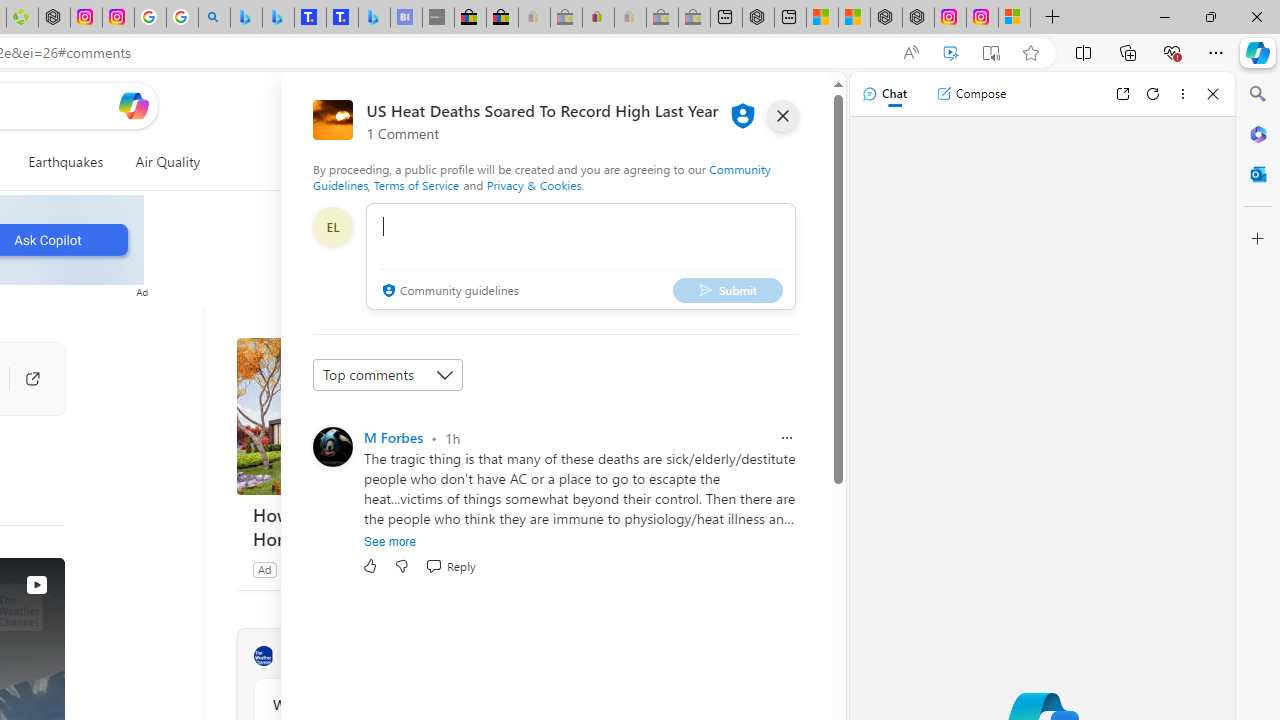  Describe the element at coordinates (277, 17) in the screenshot. I see `'Microsoft Bing Travel - Stays in Bangkok, Bangkok, Thailand'` at that location.